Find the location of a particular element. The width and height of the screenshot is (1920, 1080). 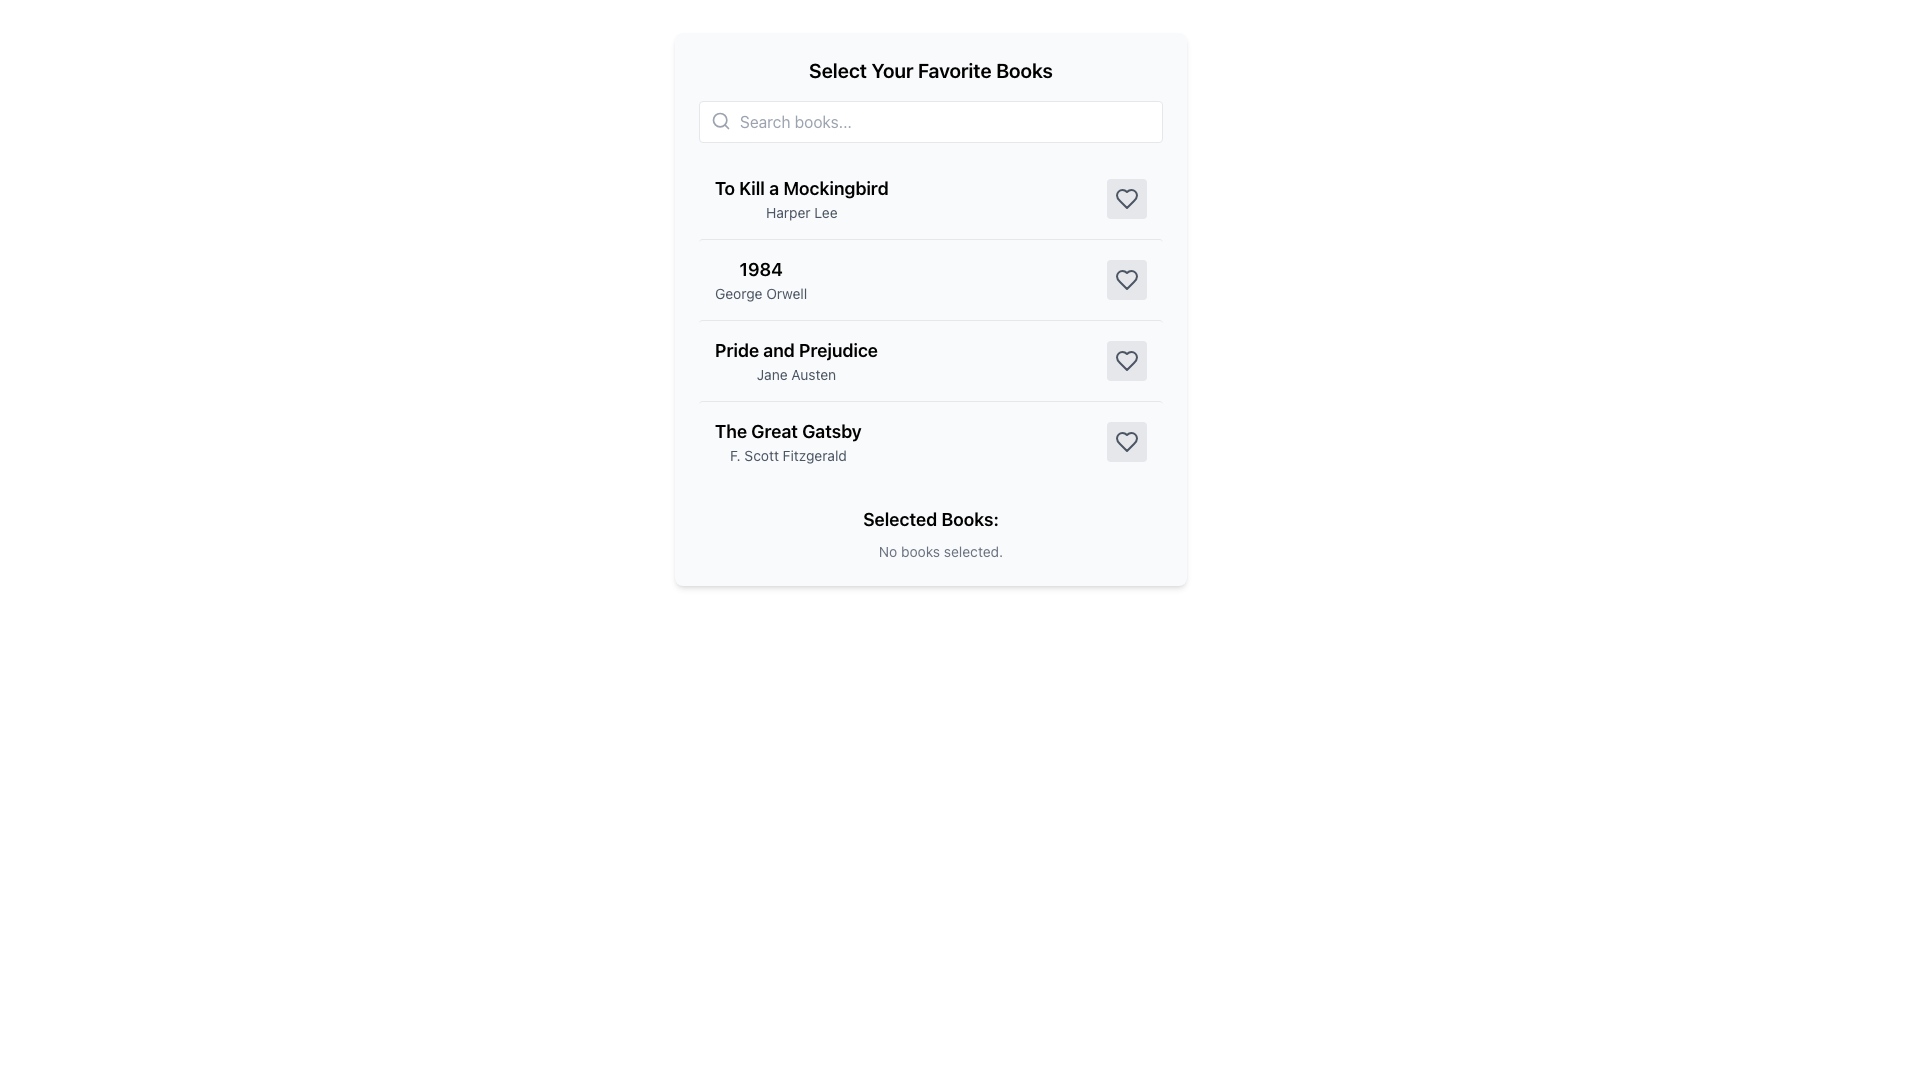

the favorite button for the book entry '1984' by George Orwell, located at the rightmost position in the list of books is located at coordinates (1127, 280).